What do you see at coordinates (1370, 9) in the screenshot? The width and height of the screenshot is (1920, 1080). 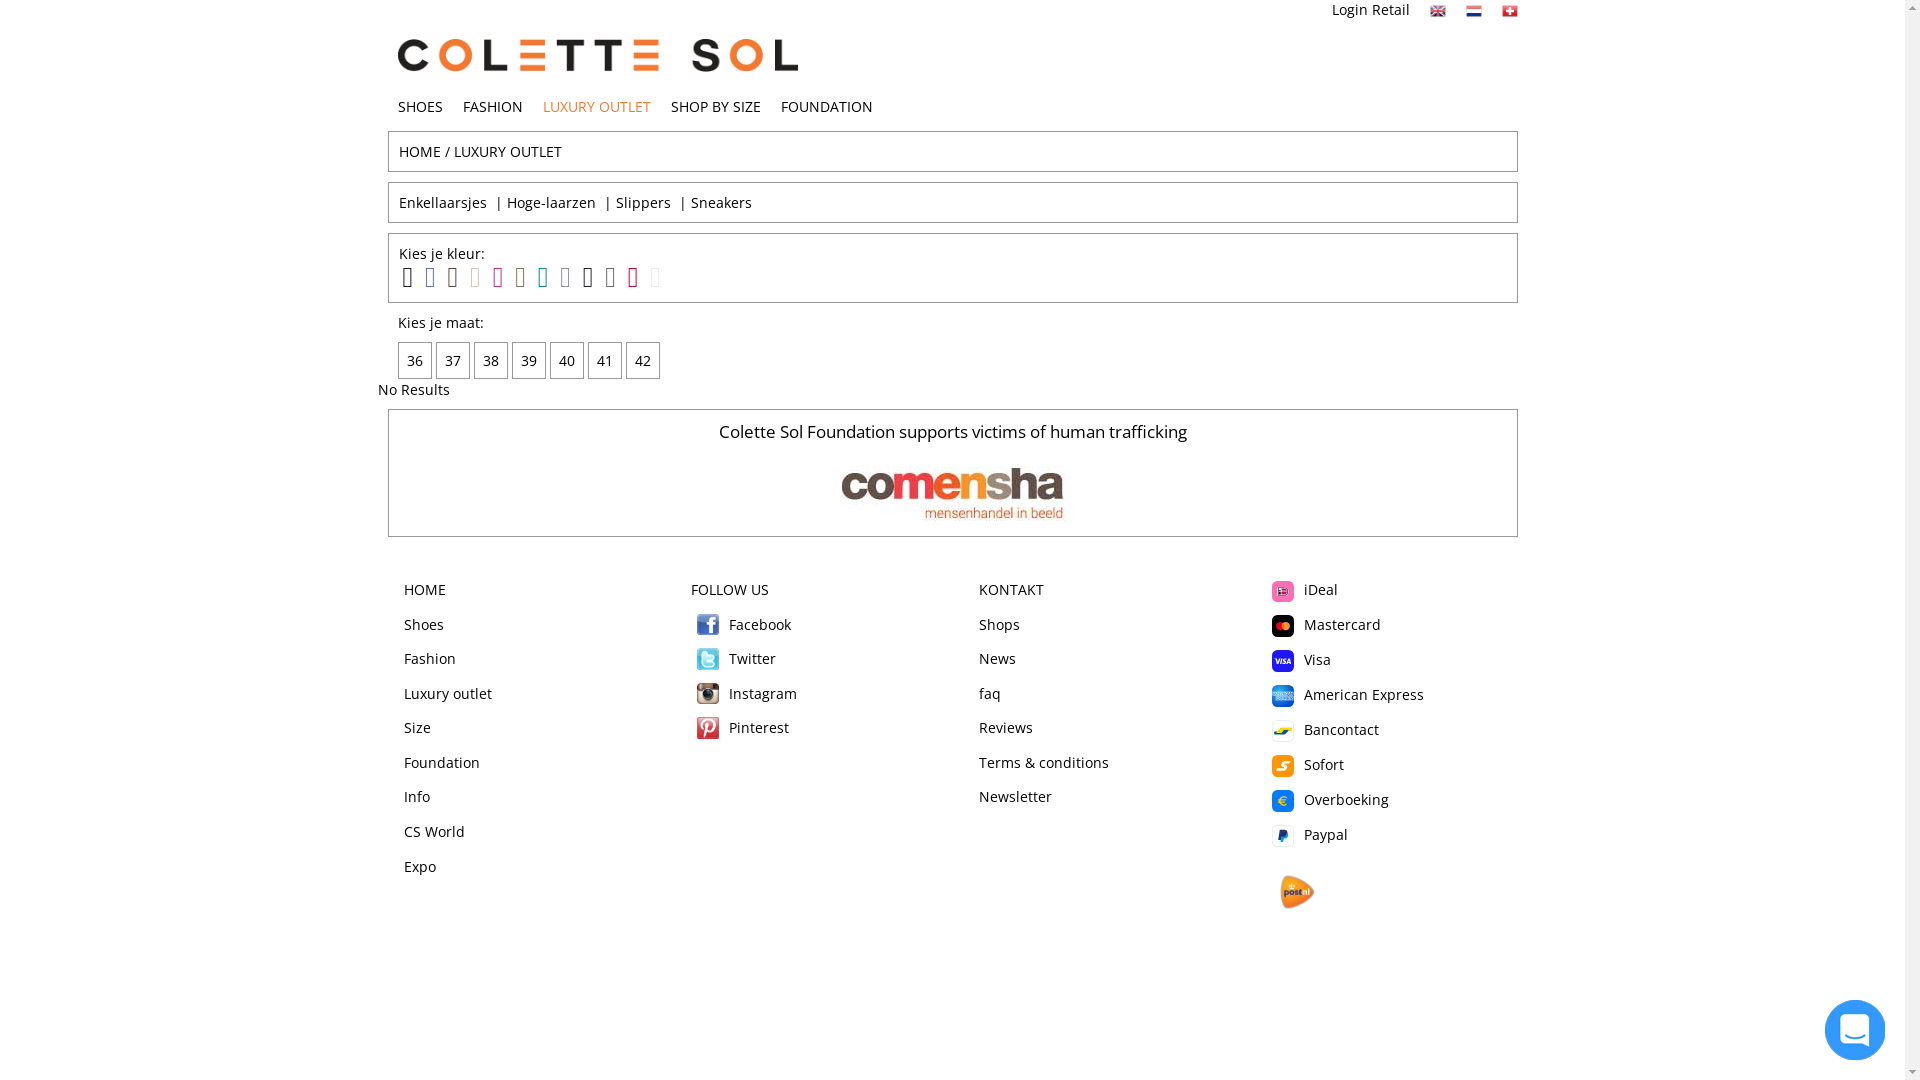 I see `'Login Retail'` at bounding box center [1370, 9].